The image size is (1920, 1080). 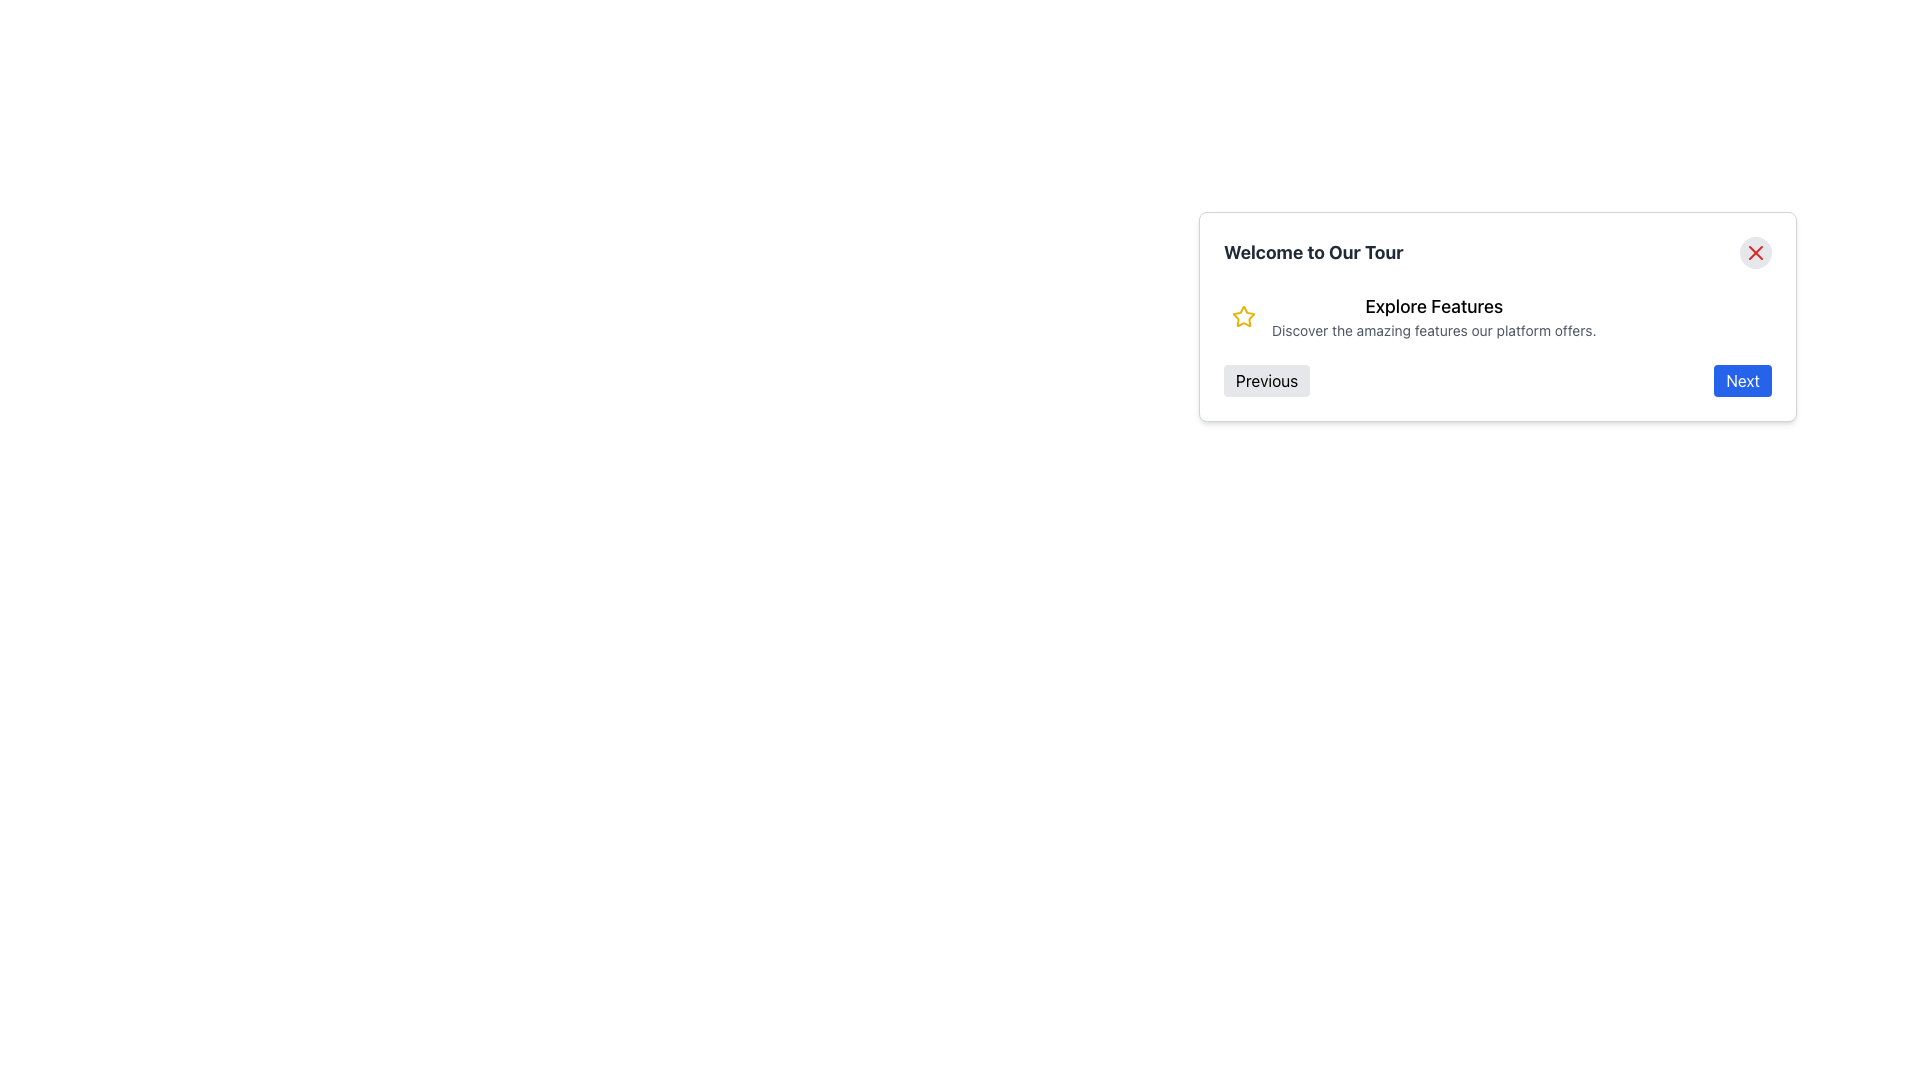 What do you see at coordinates (1242, 315) in the screenshot?
I see `the star icon with a yellow outline and white center located next to the 'Explore Features' text in the 'Welcome to Our Tour' dialog` at bounding box center [1242, 315].